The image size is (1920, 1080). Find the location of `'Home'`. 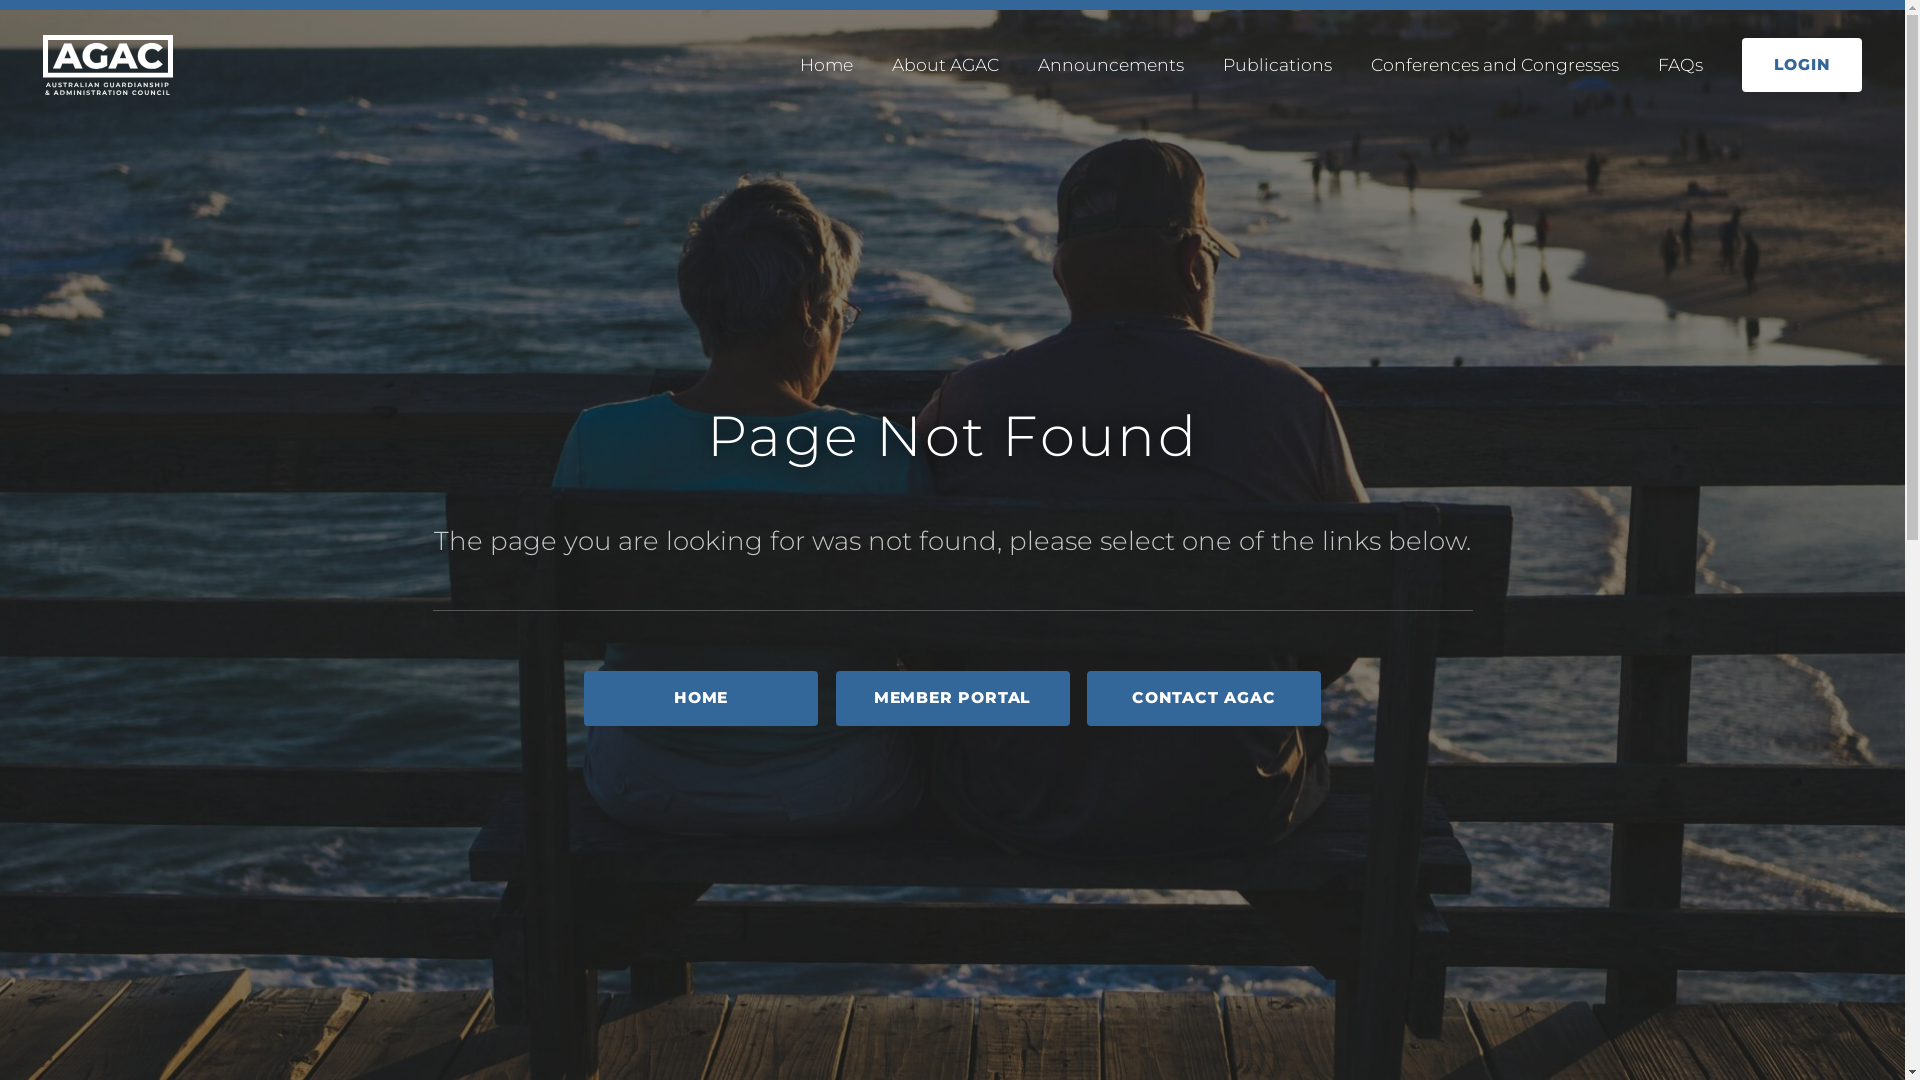

'Home' is located at coordinates (826, 63).